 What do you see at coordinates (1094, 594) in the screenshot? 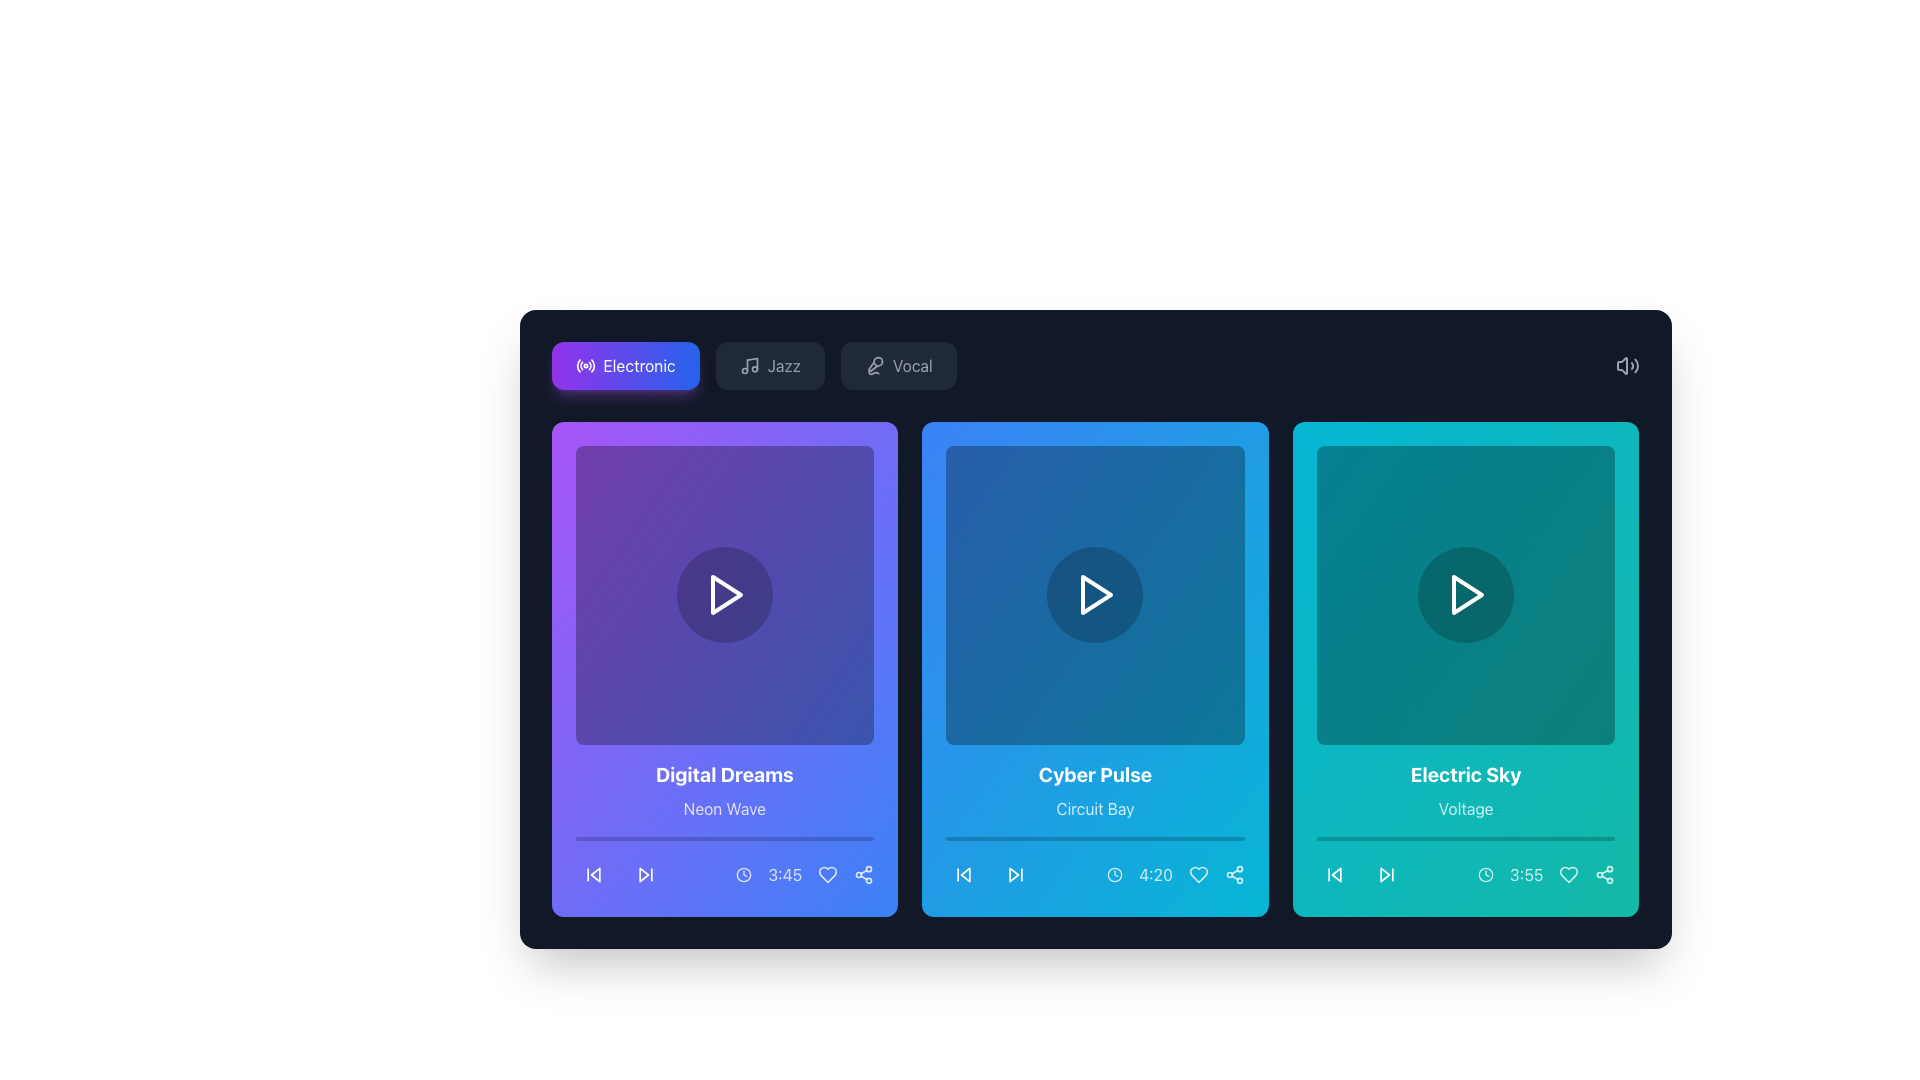
I see `the circular play button with a translucent dark background located in the 'Cyber Pulse' card labeled 'Circuit Bay'` at bounding box center [1094, 594].